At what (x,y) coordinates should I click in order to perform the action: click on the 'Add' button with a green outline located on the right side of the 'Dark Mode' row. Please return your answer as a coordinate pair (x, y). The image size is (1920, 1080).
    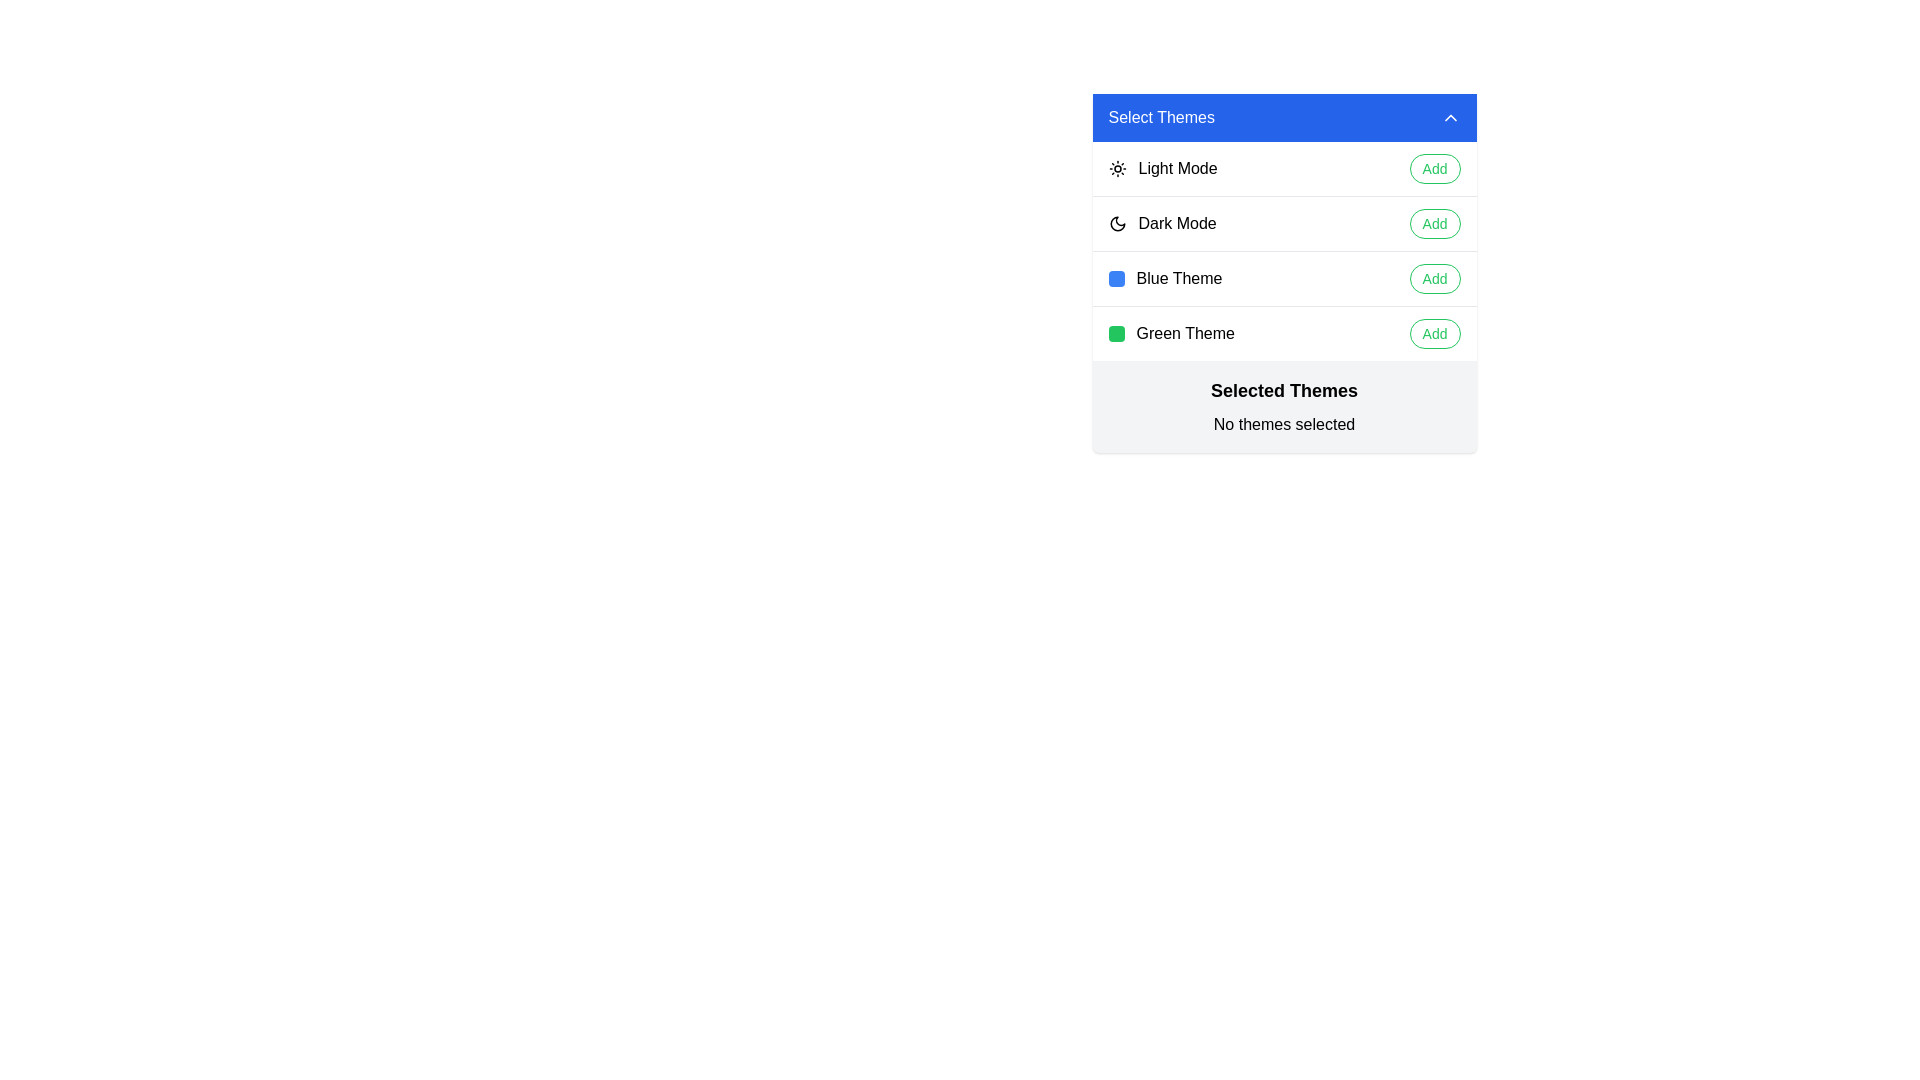
    Looking at the image, I should click on (1434, 223).